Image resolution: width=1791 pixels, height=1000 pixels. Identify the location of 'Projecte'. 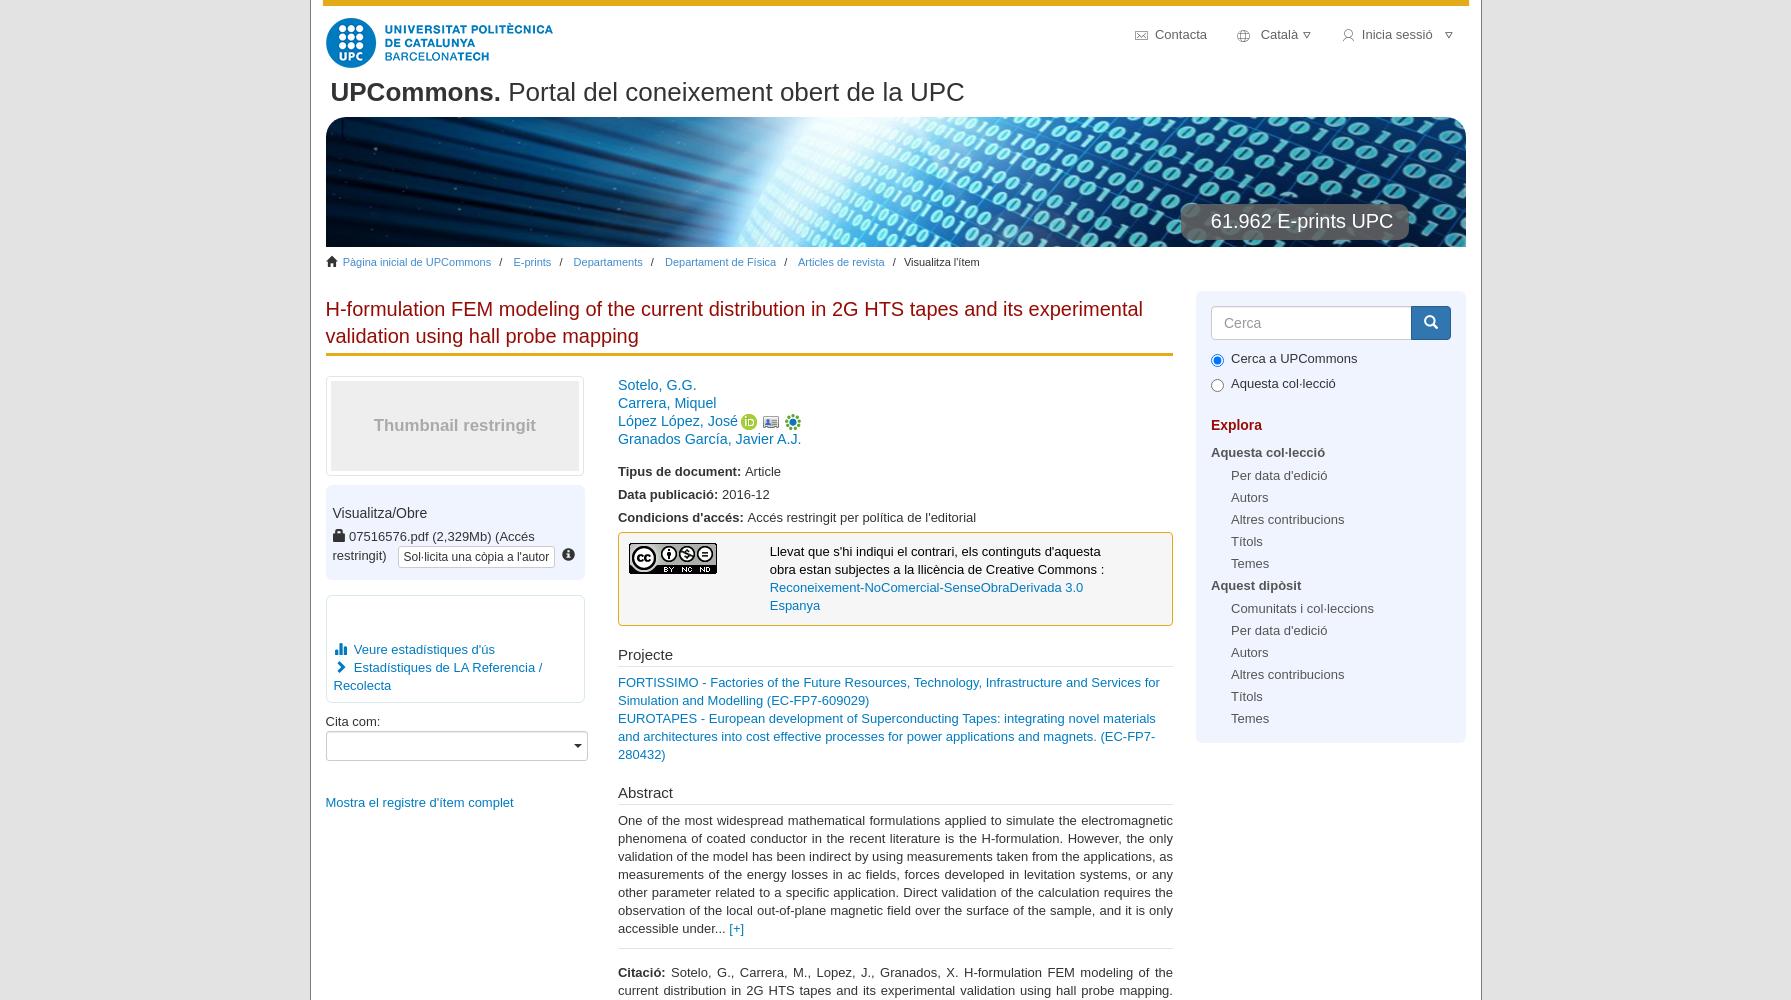
(616, 653).